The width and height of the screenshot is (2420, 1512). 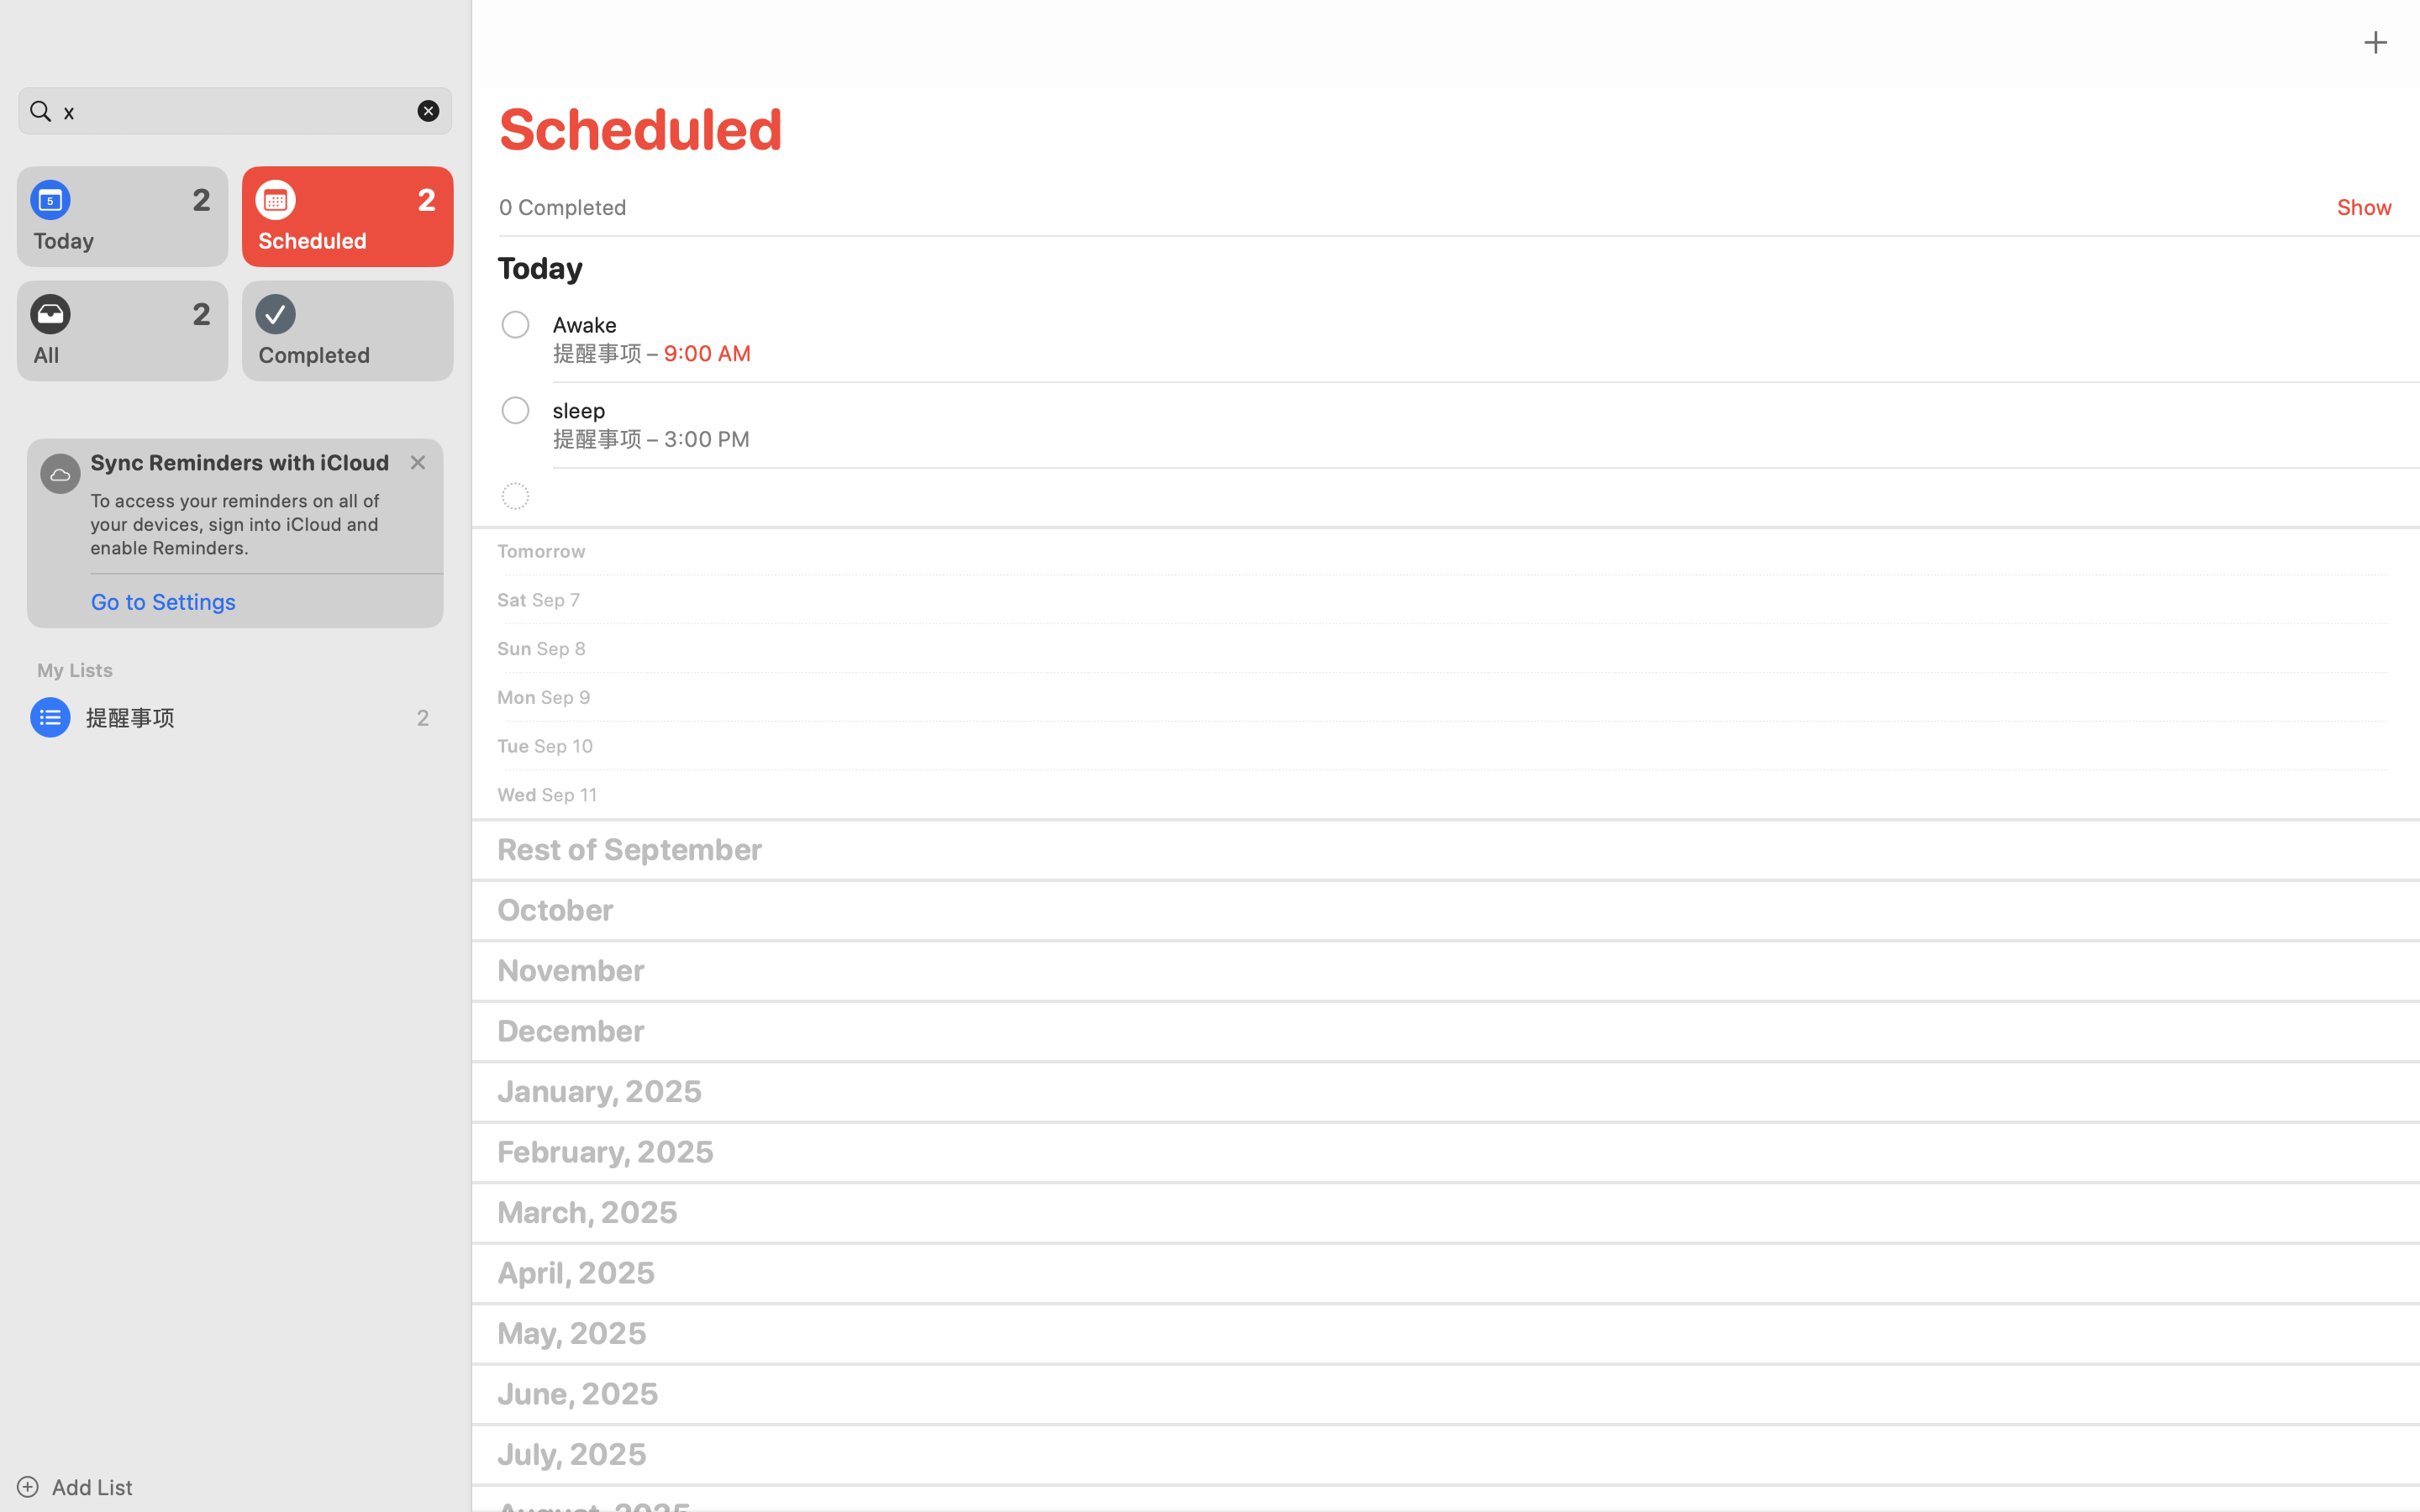 I want to click on '0 Completed', so click(x=561, y=206).